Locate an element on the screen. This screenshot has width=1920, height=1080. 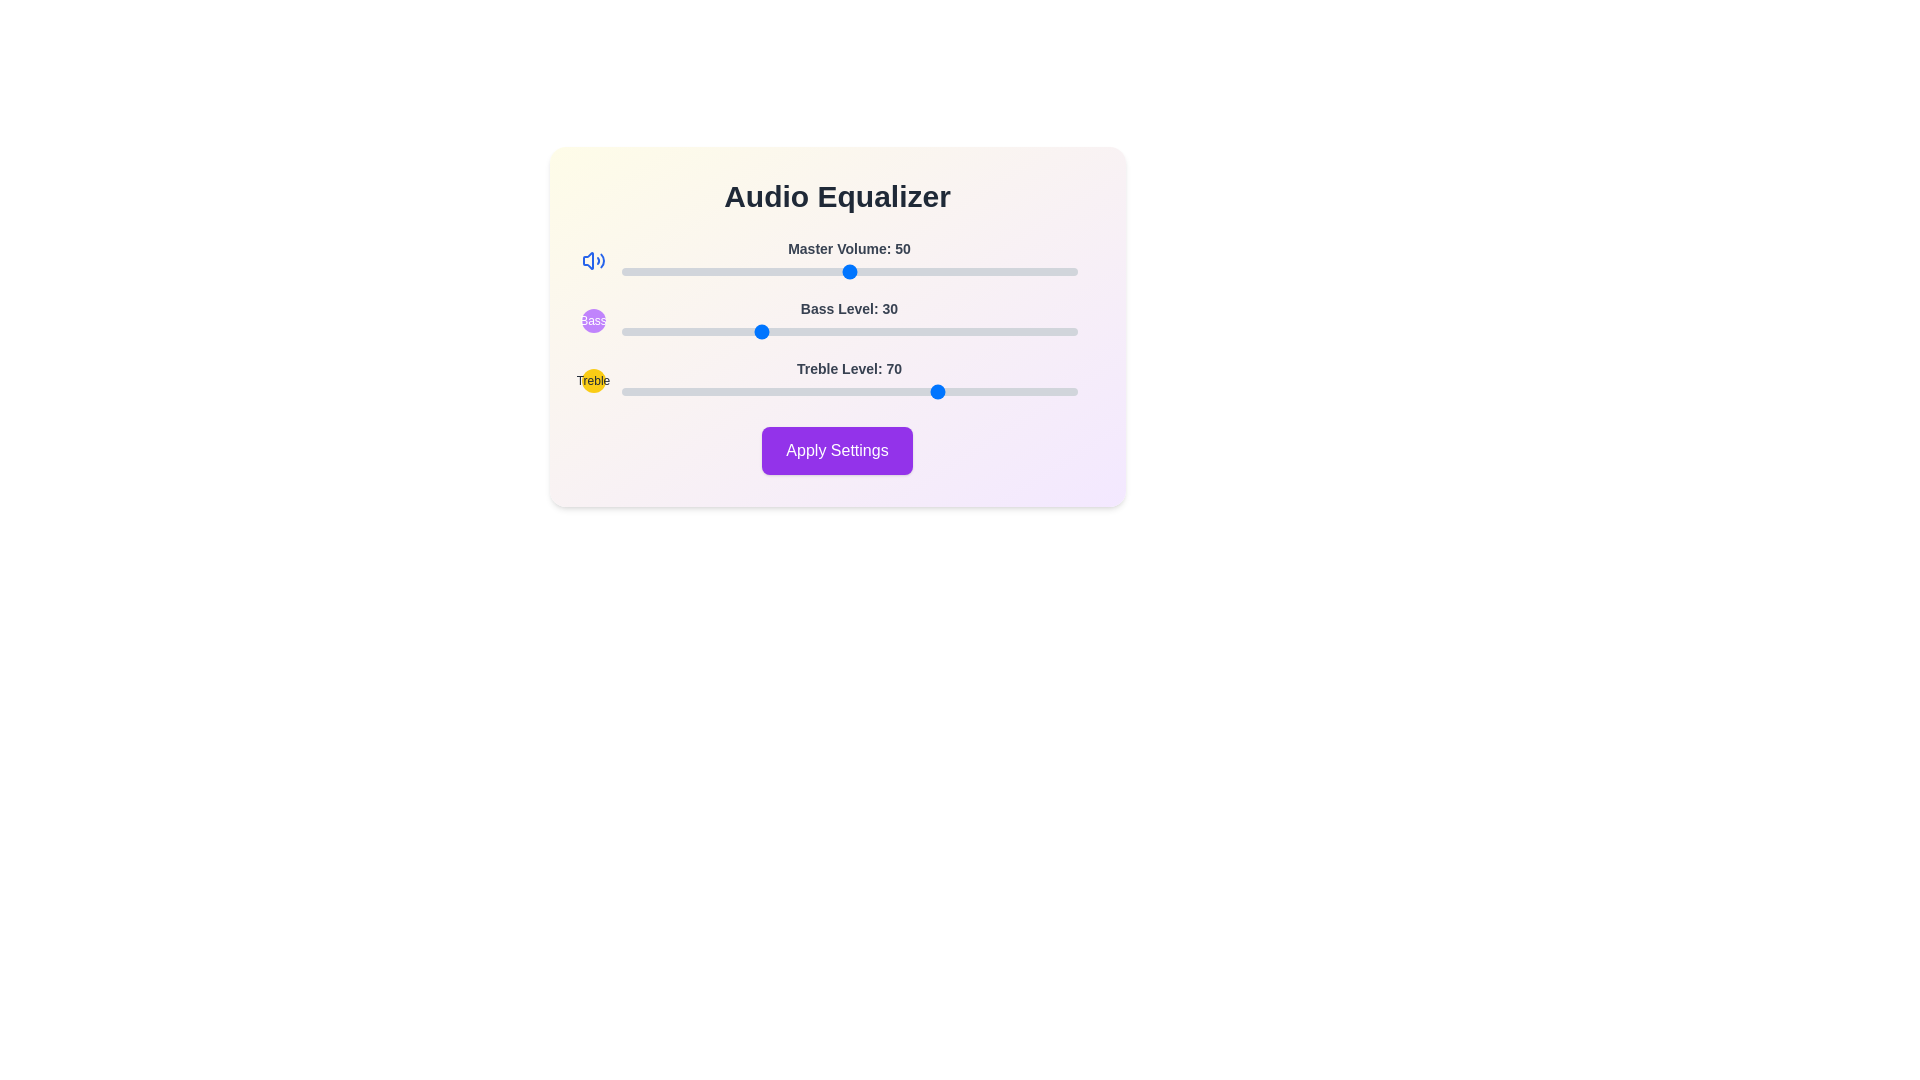
the master volume is located at coordinates (884, 272).